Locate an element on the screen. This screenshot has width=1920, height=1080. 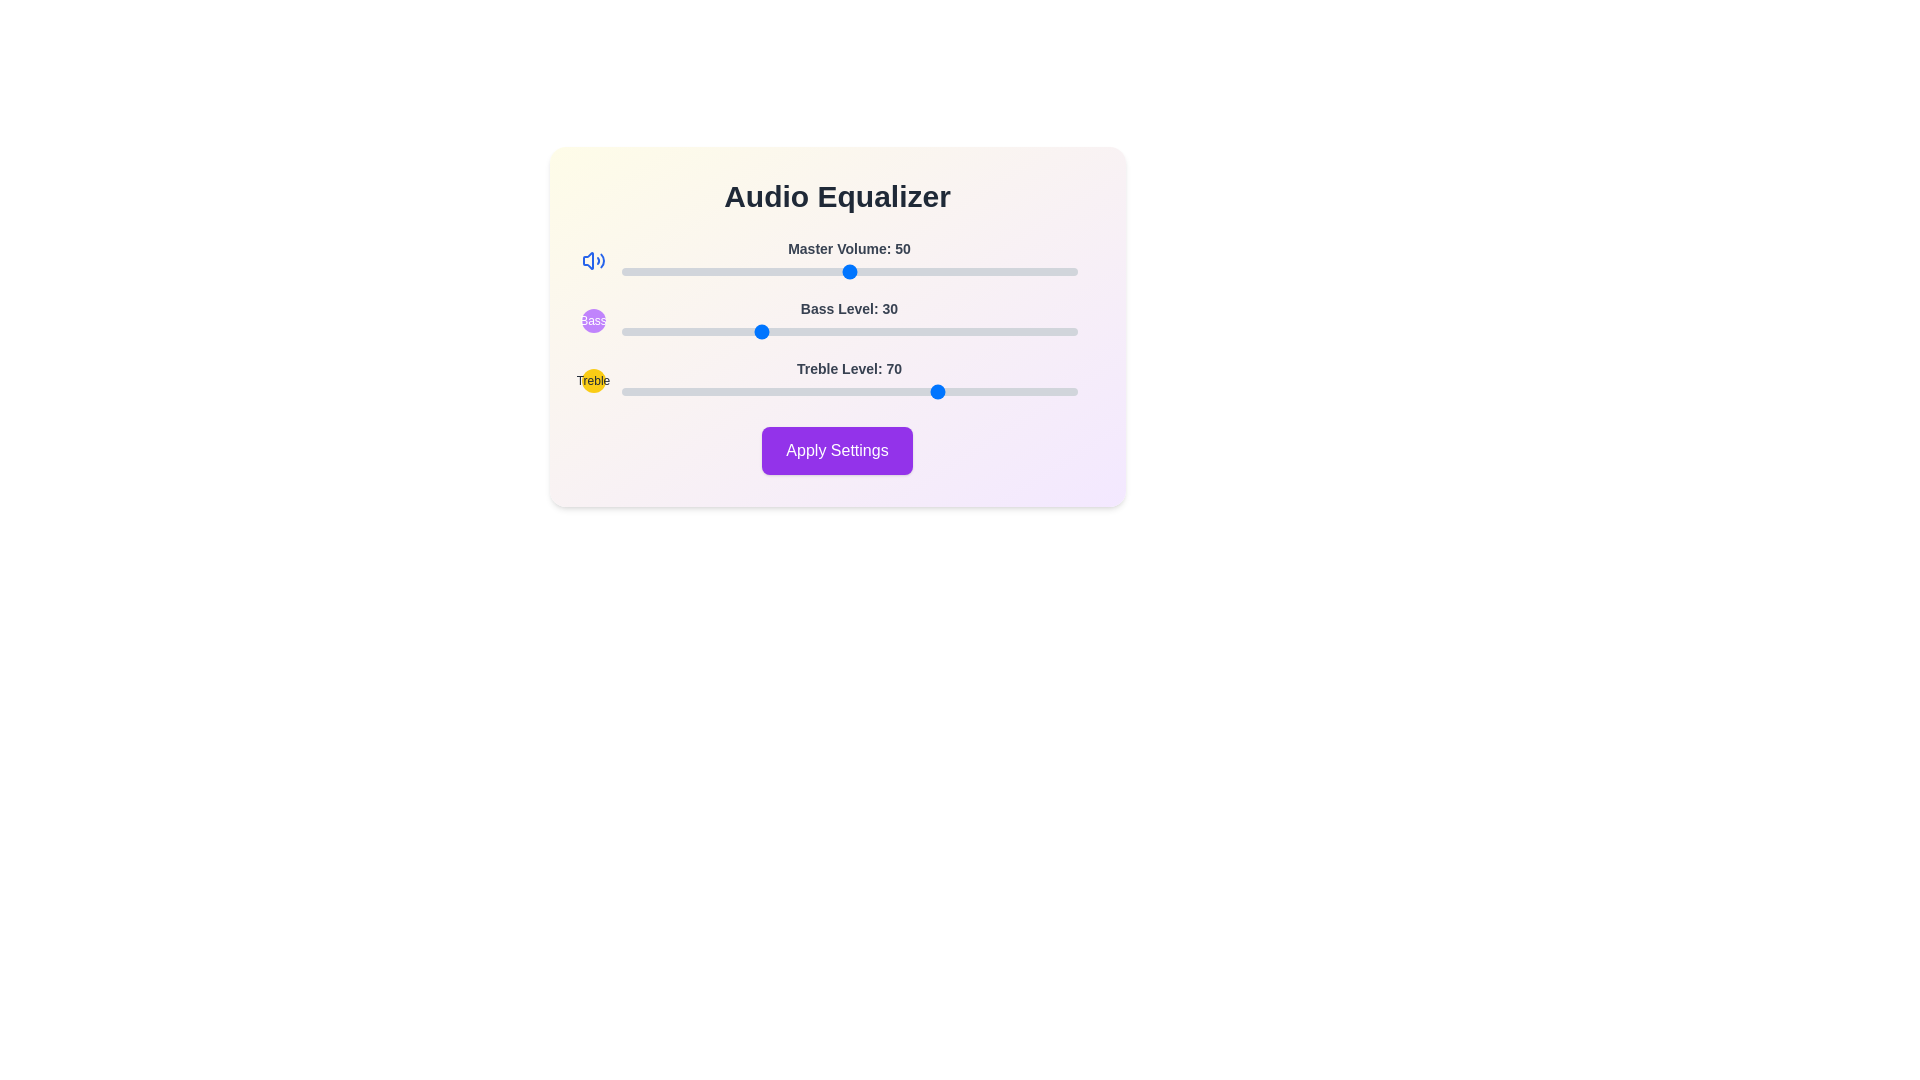
the master volume is located at coordinates (884, 272).